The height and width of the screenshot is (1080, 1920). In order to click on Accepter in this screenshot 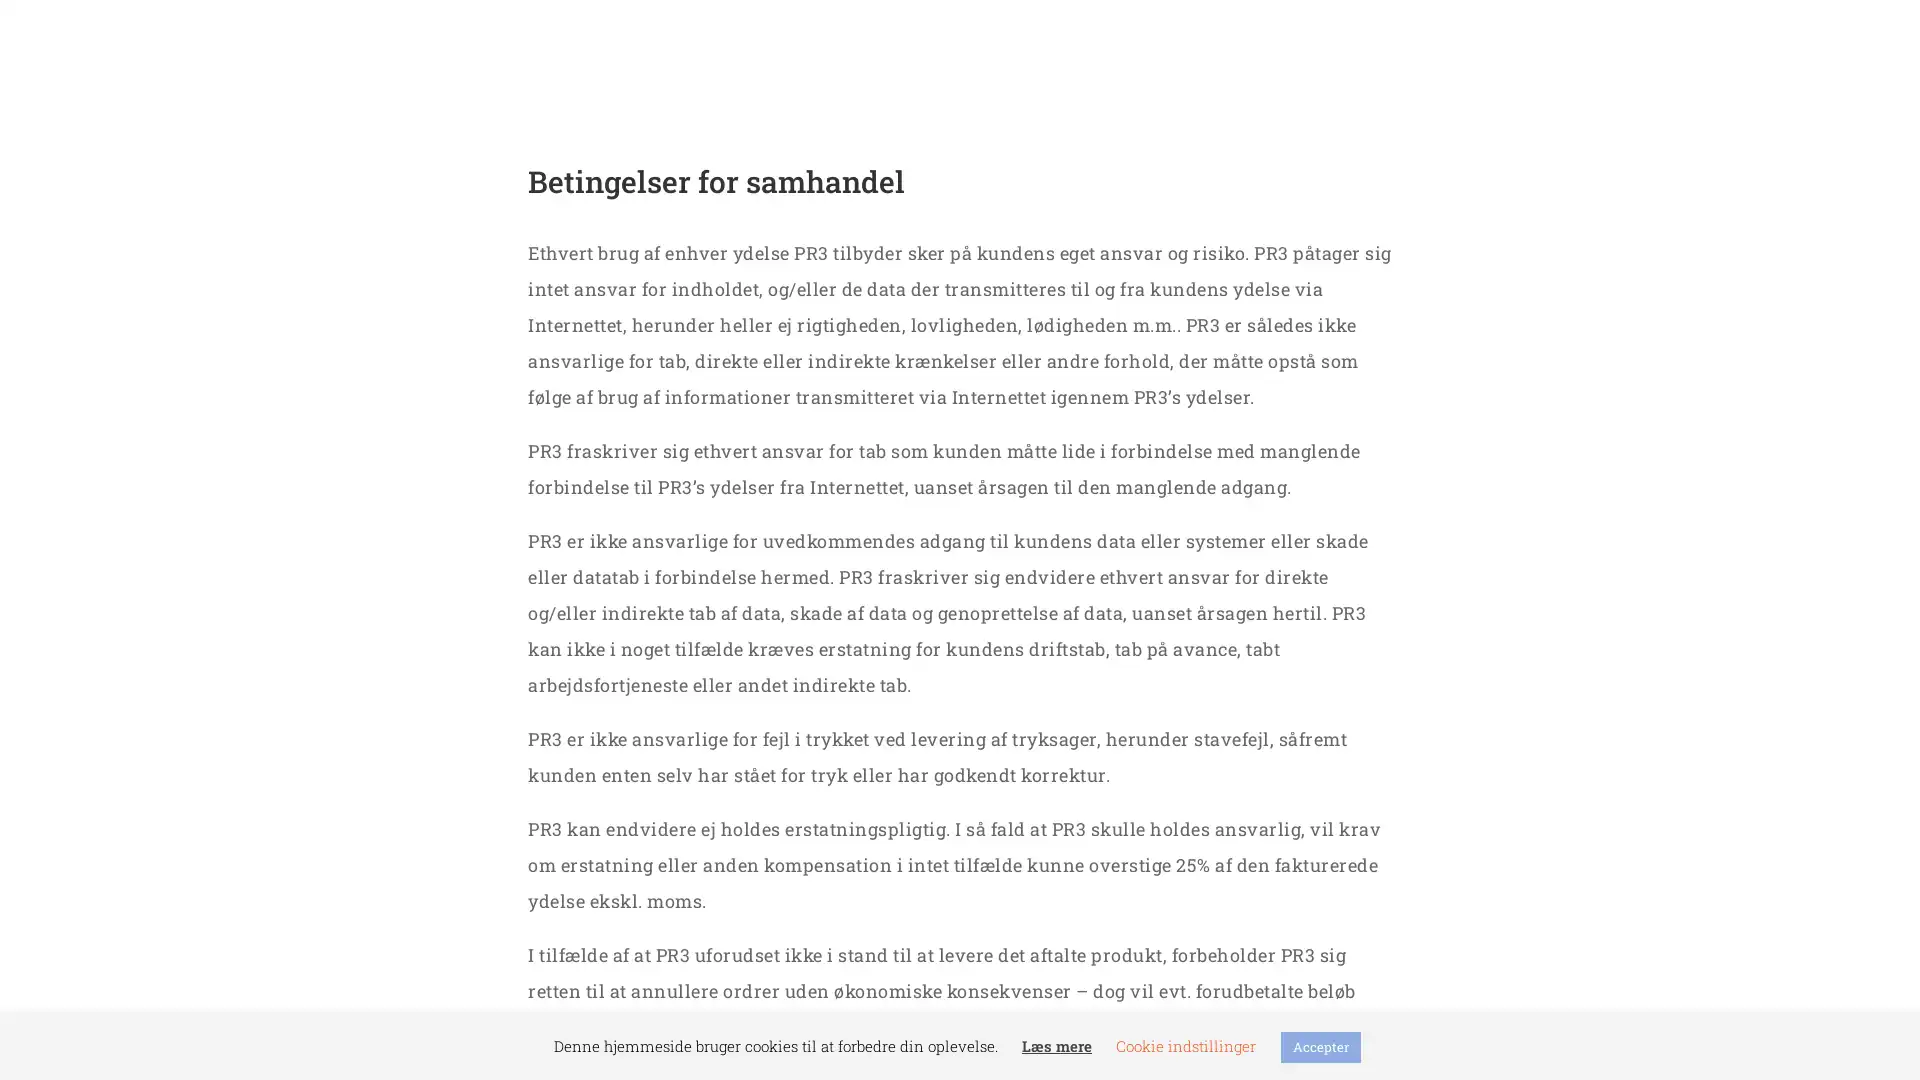, I will do `click(1320, 1046)`.